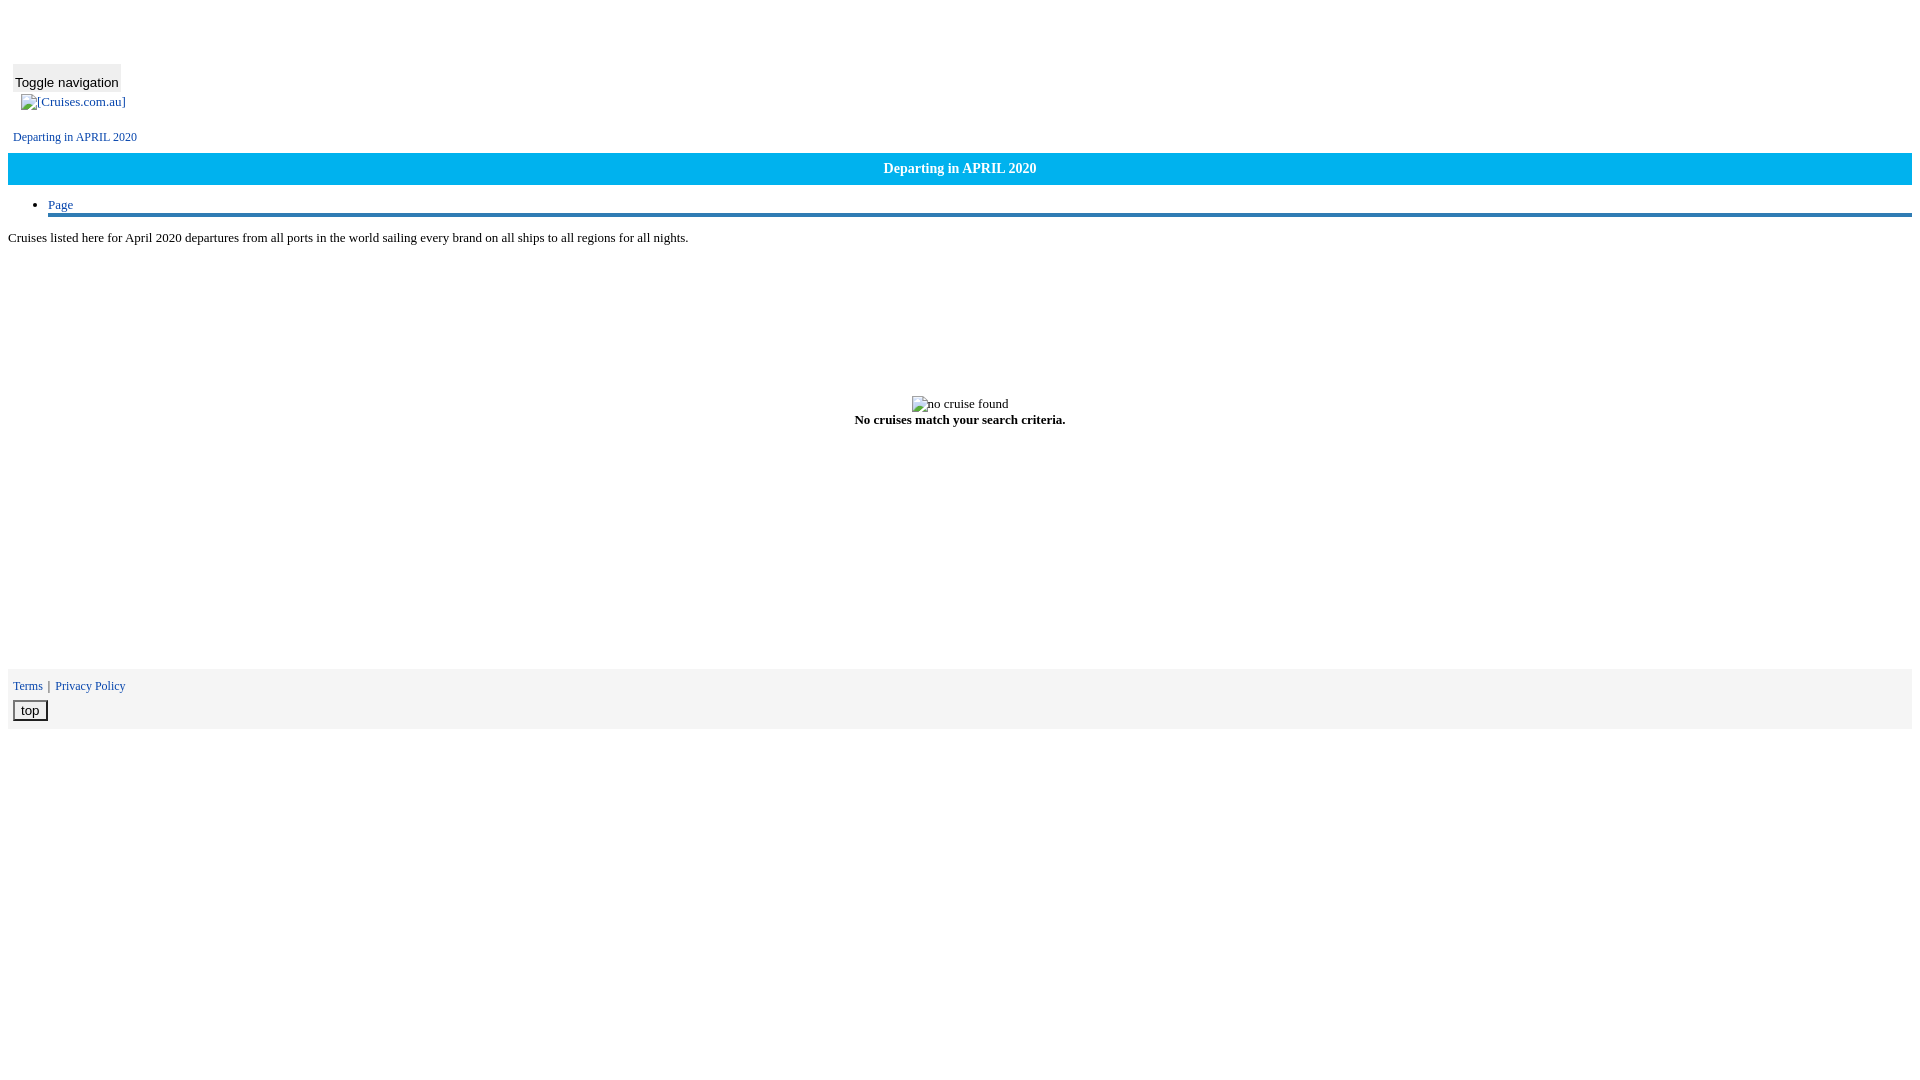 The image size is (1920, 1080). I want to click on 'Privacy Policy', so click(89, 685).